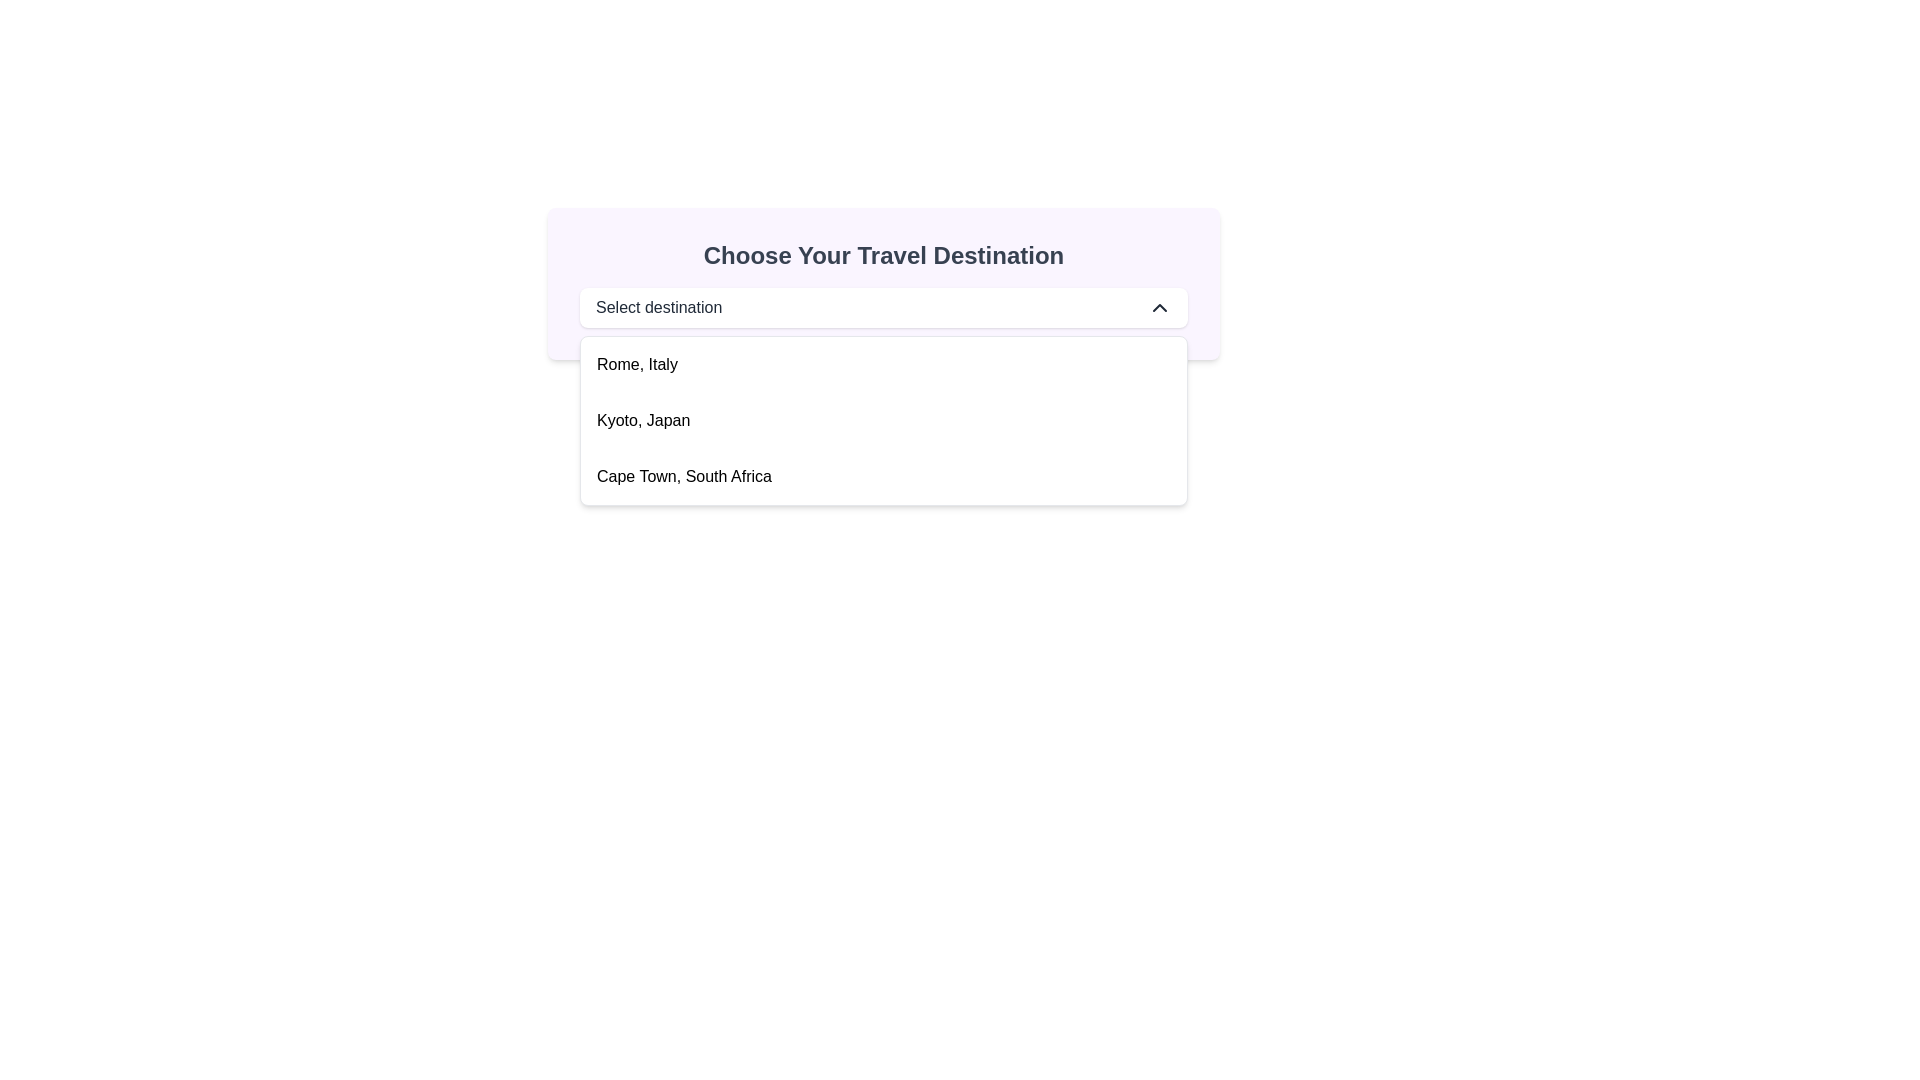  Describe the element at coordinates (636, 365) in the screenshot. I see `the first entry in the dropdown list labeled 'Select destination'` at that location.